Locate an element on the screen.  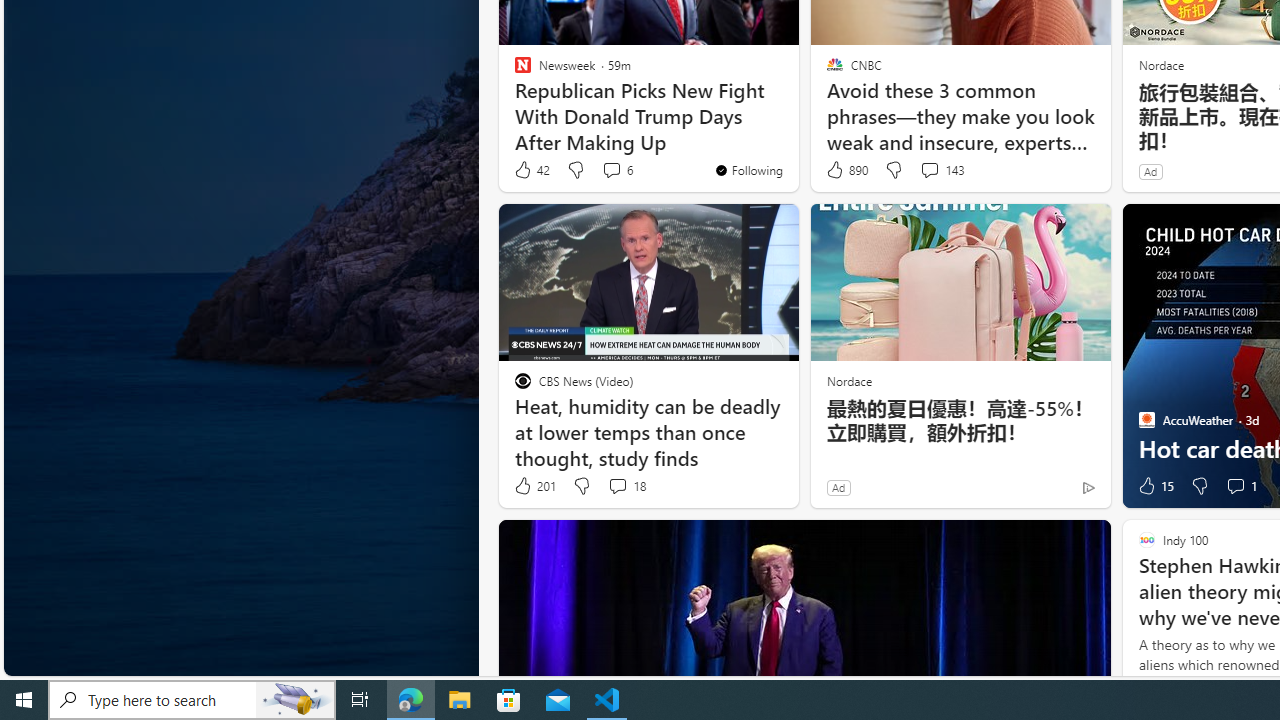
'Ad Choice' is located at coordinates (1087, 487).